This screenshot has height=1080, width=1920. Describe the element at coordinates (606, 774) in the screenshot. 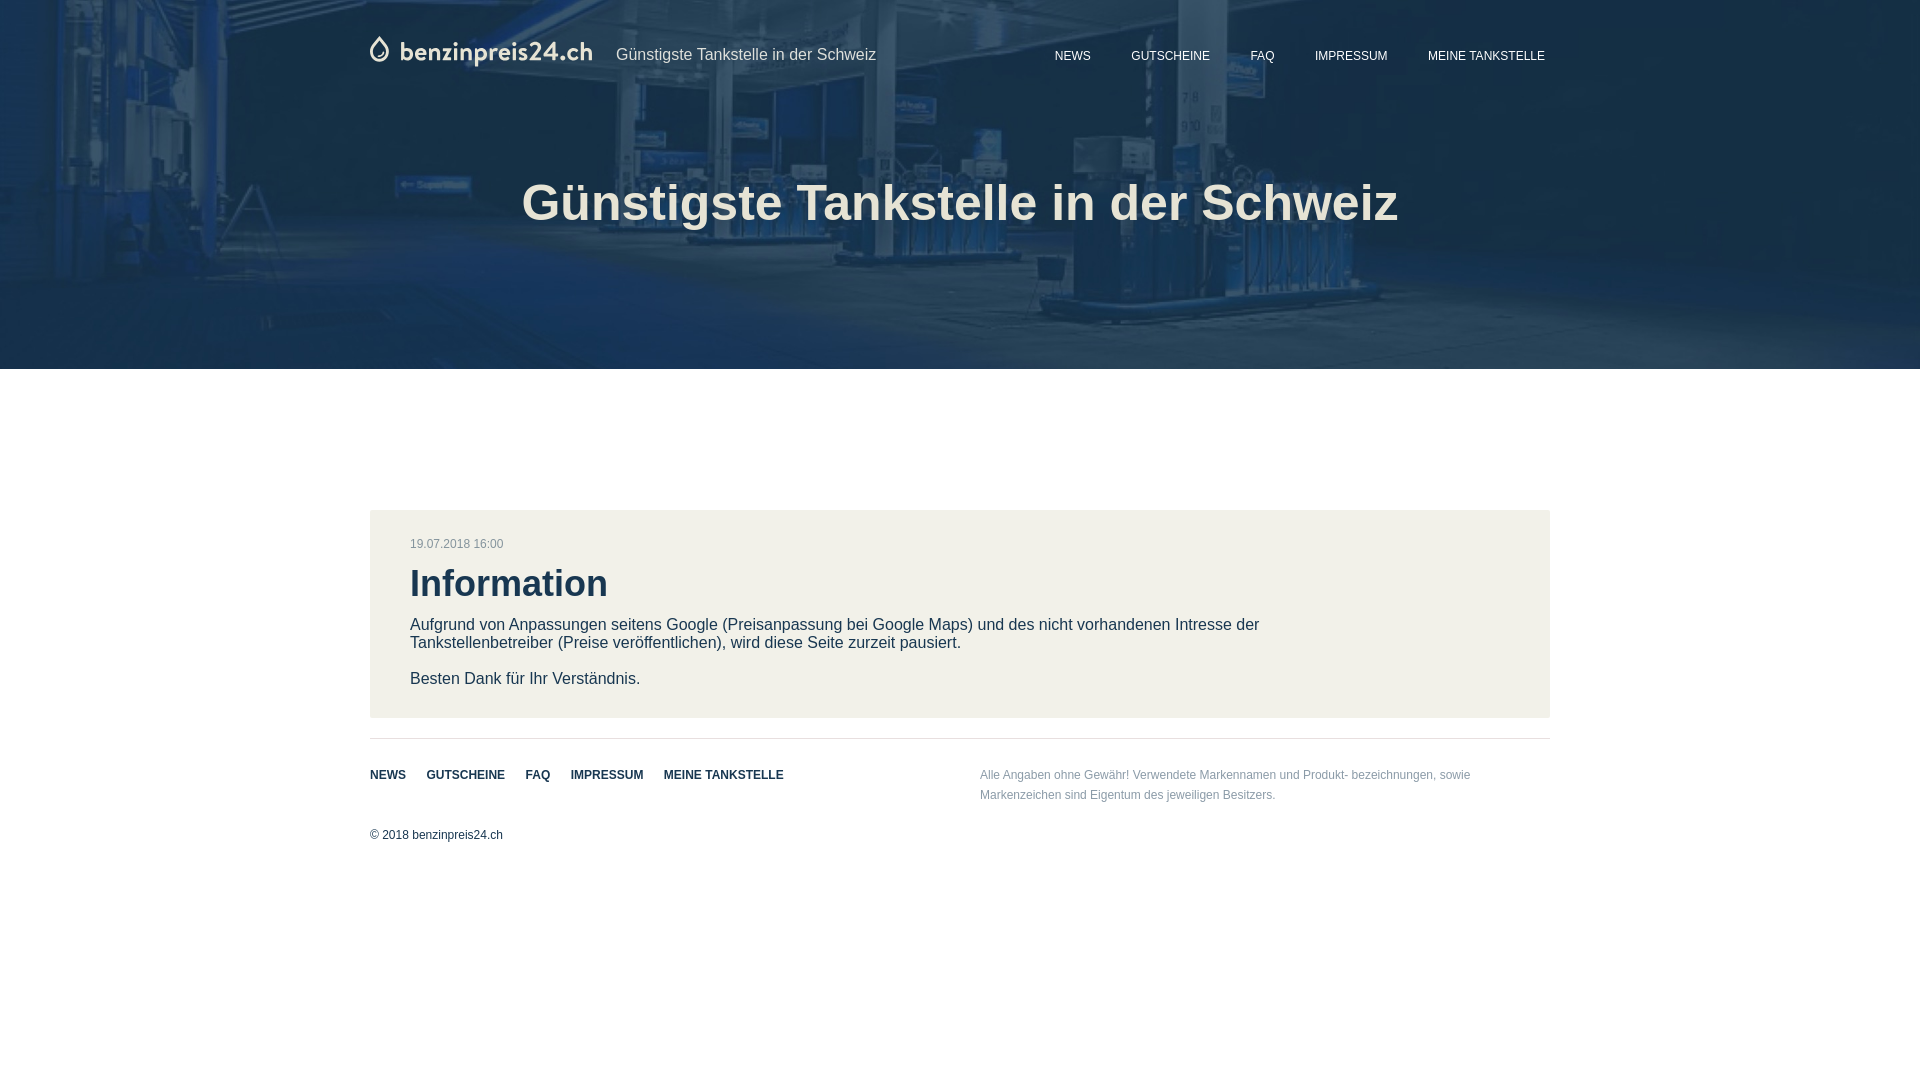

I see `'IMPRESSUM'` at that location.